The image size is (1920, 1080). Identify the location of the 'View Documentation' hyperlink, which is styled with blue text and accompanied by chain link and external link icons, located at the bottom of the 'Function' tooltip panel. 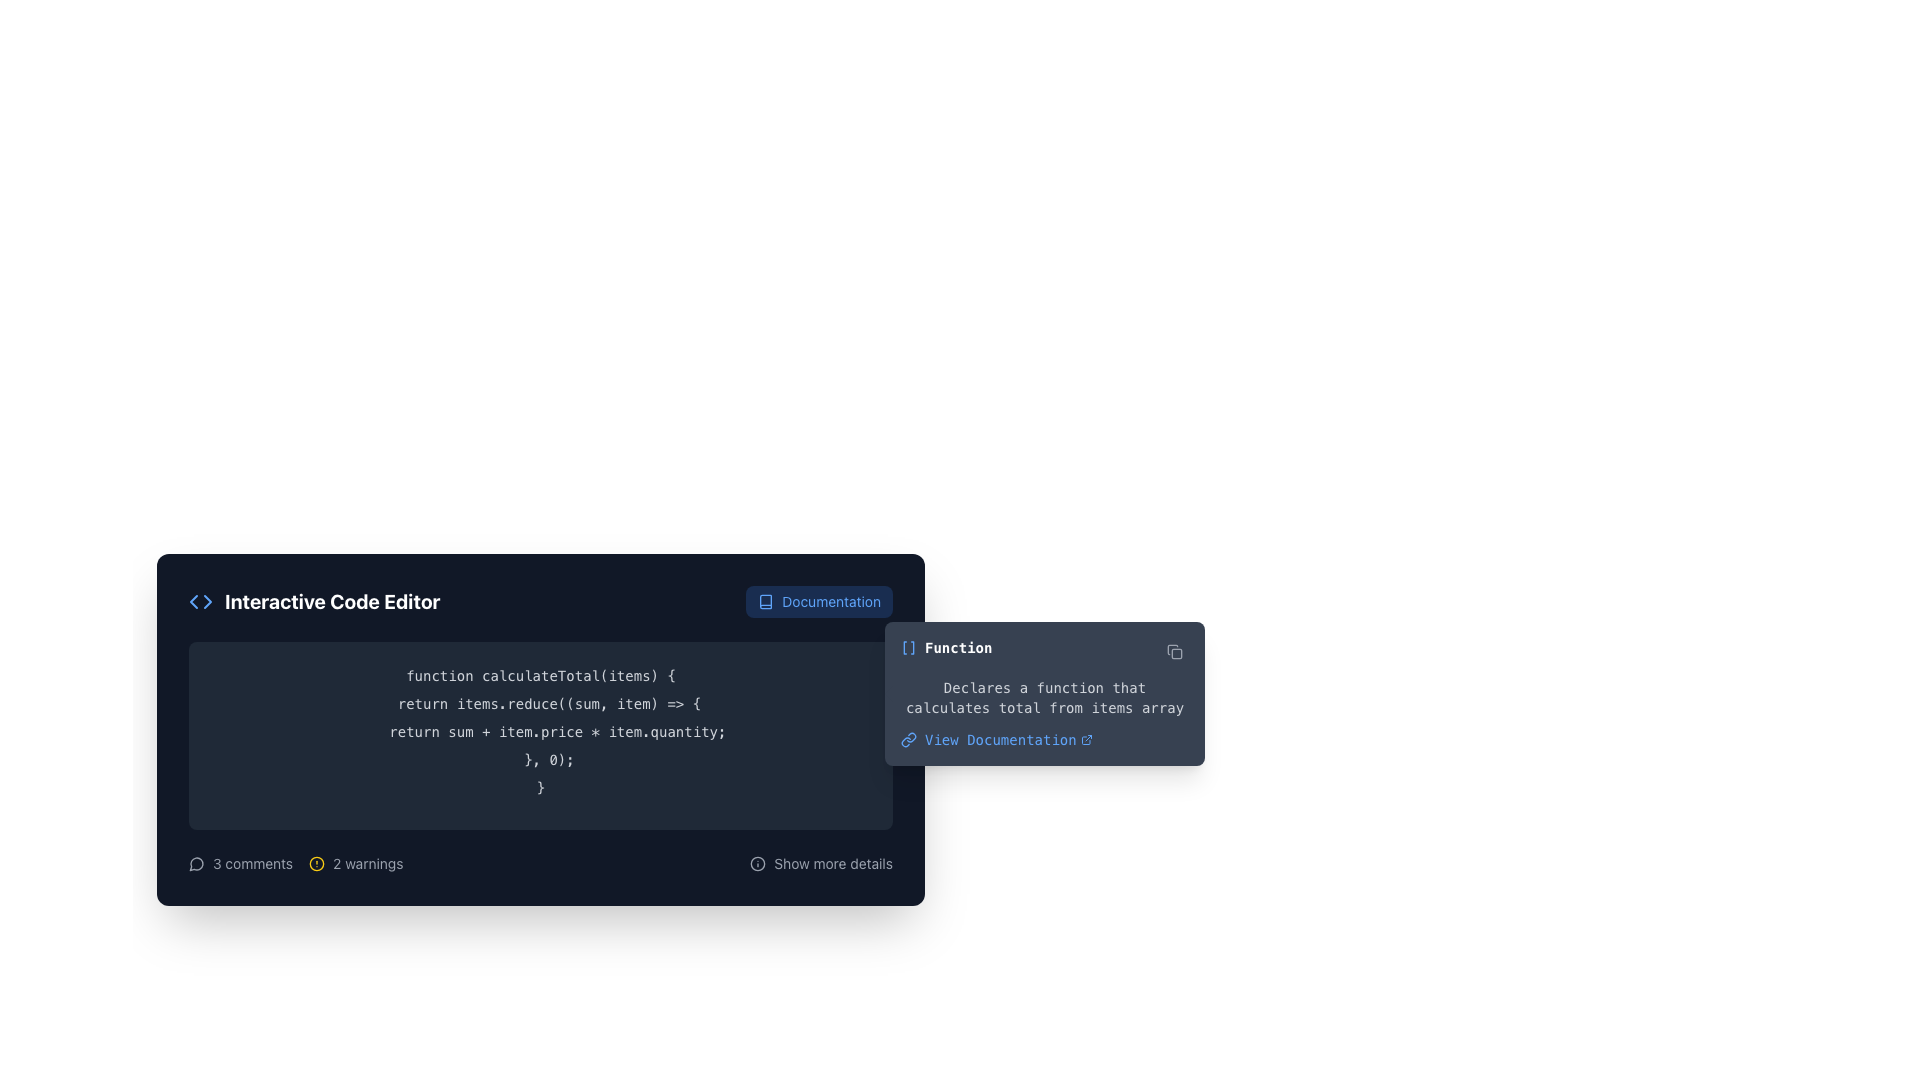
(1044, 740).